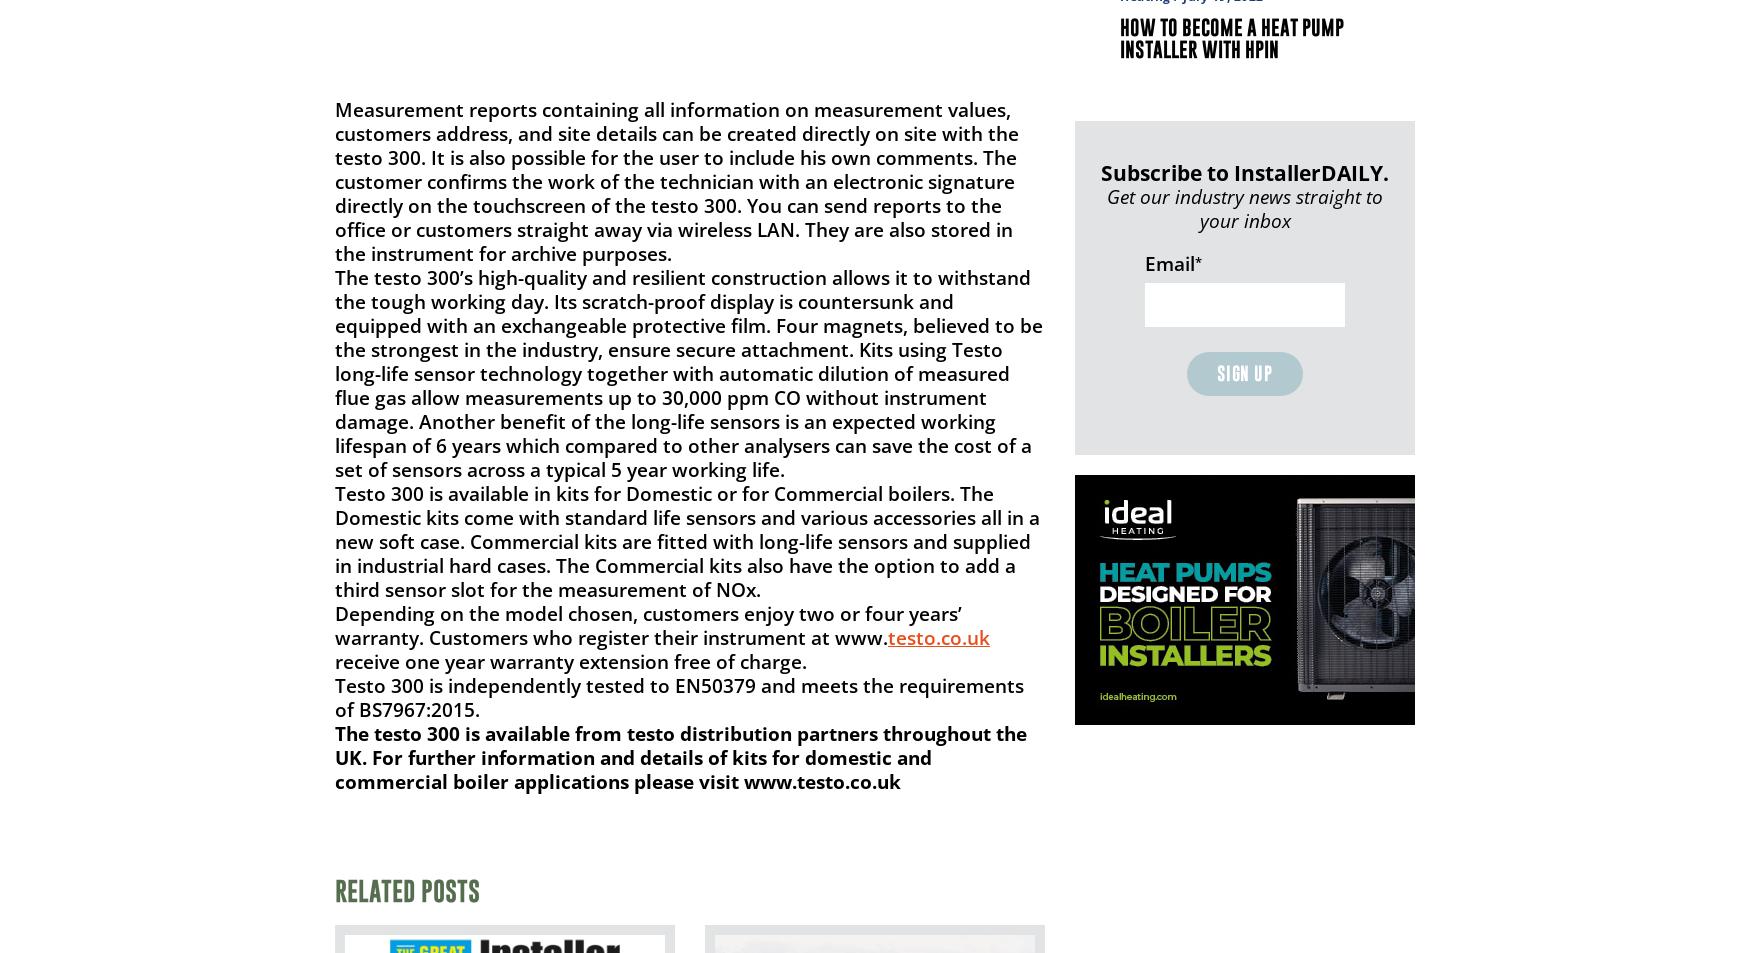 Image resolution: width=1750 pixels, height=953 pixels. I want to click on 'Email', so click(1169, 262).